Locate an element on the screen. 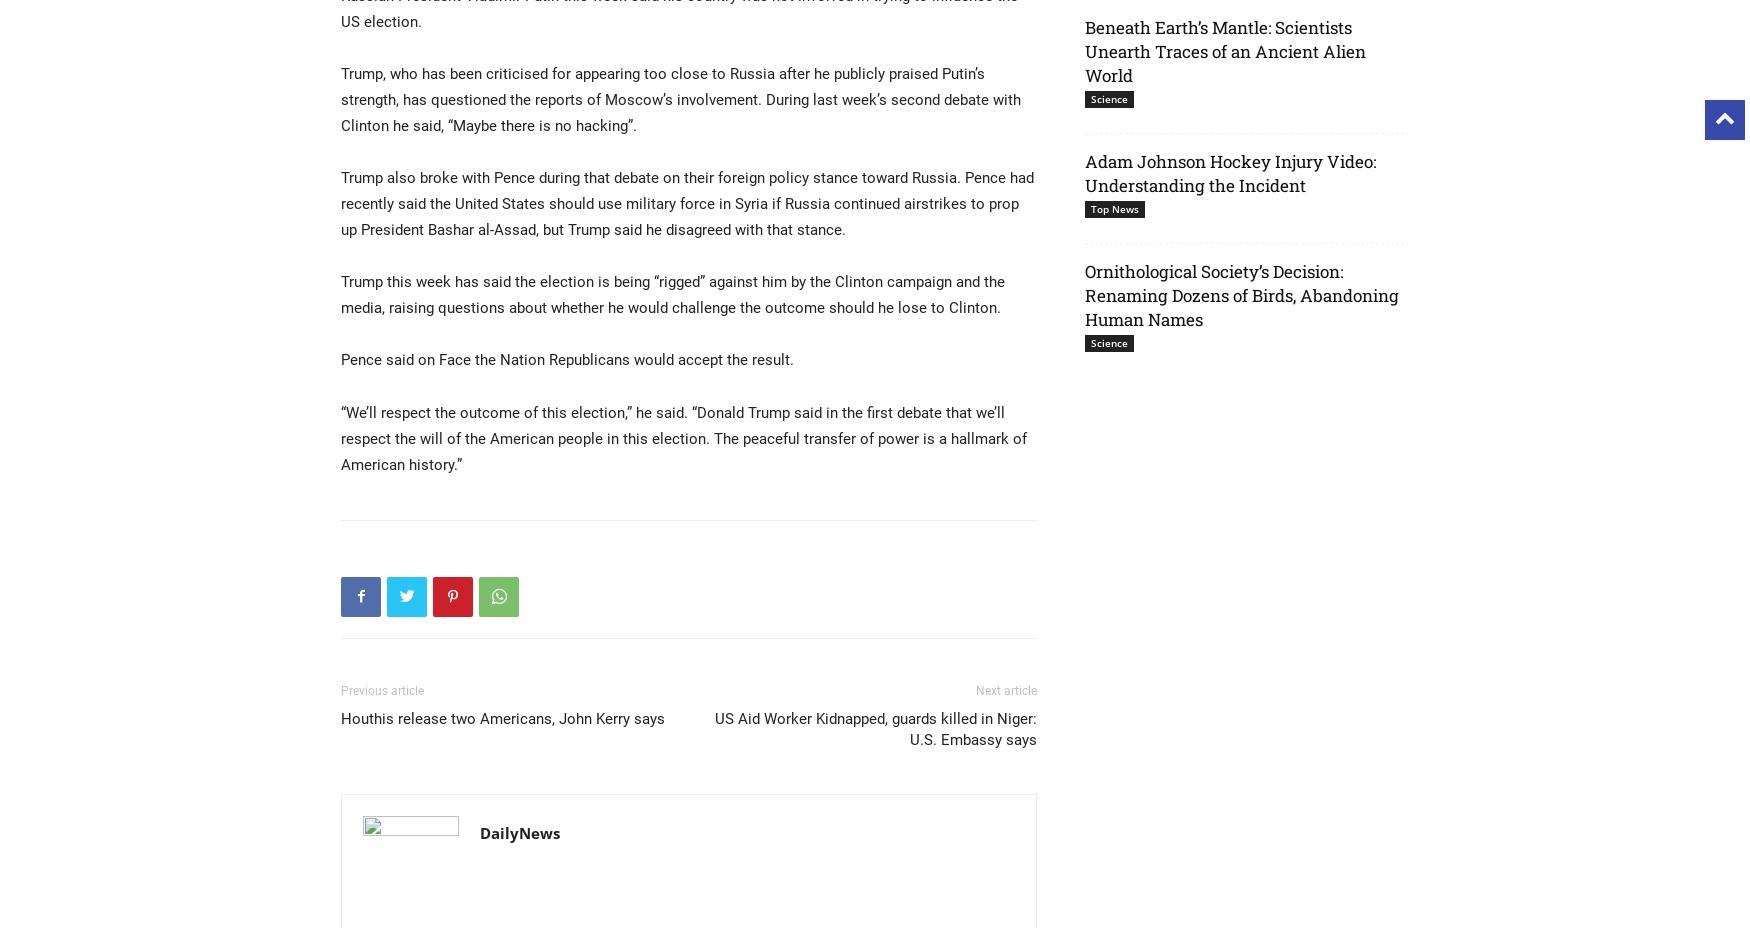 This screenshot has height=928, width=1750. 'DailyNews' is located at coordinates (518, 832).